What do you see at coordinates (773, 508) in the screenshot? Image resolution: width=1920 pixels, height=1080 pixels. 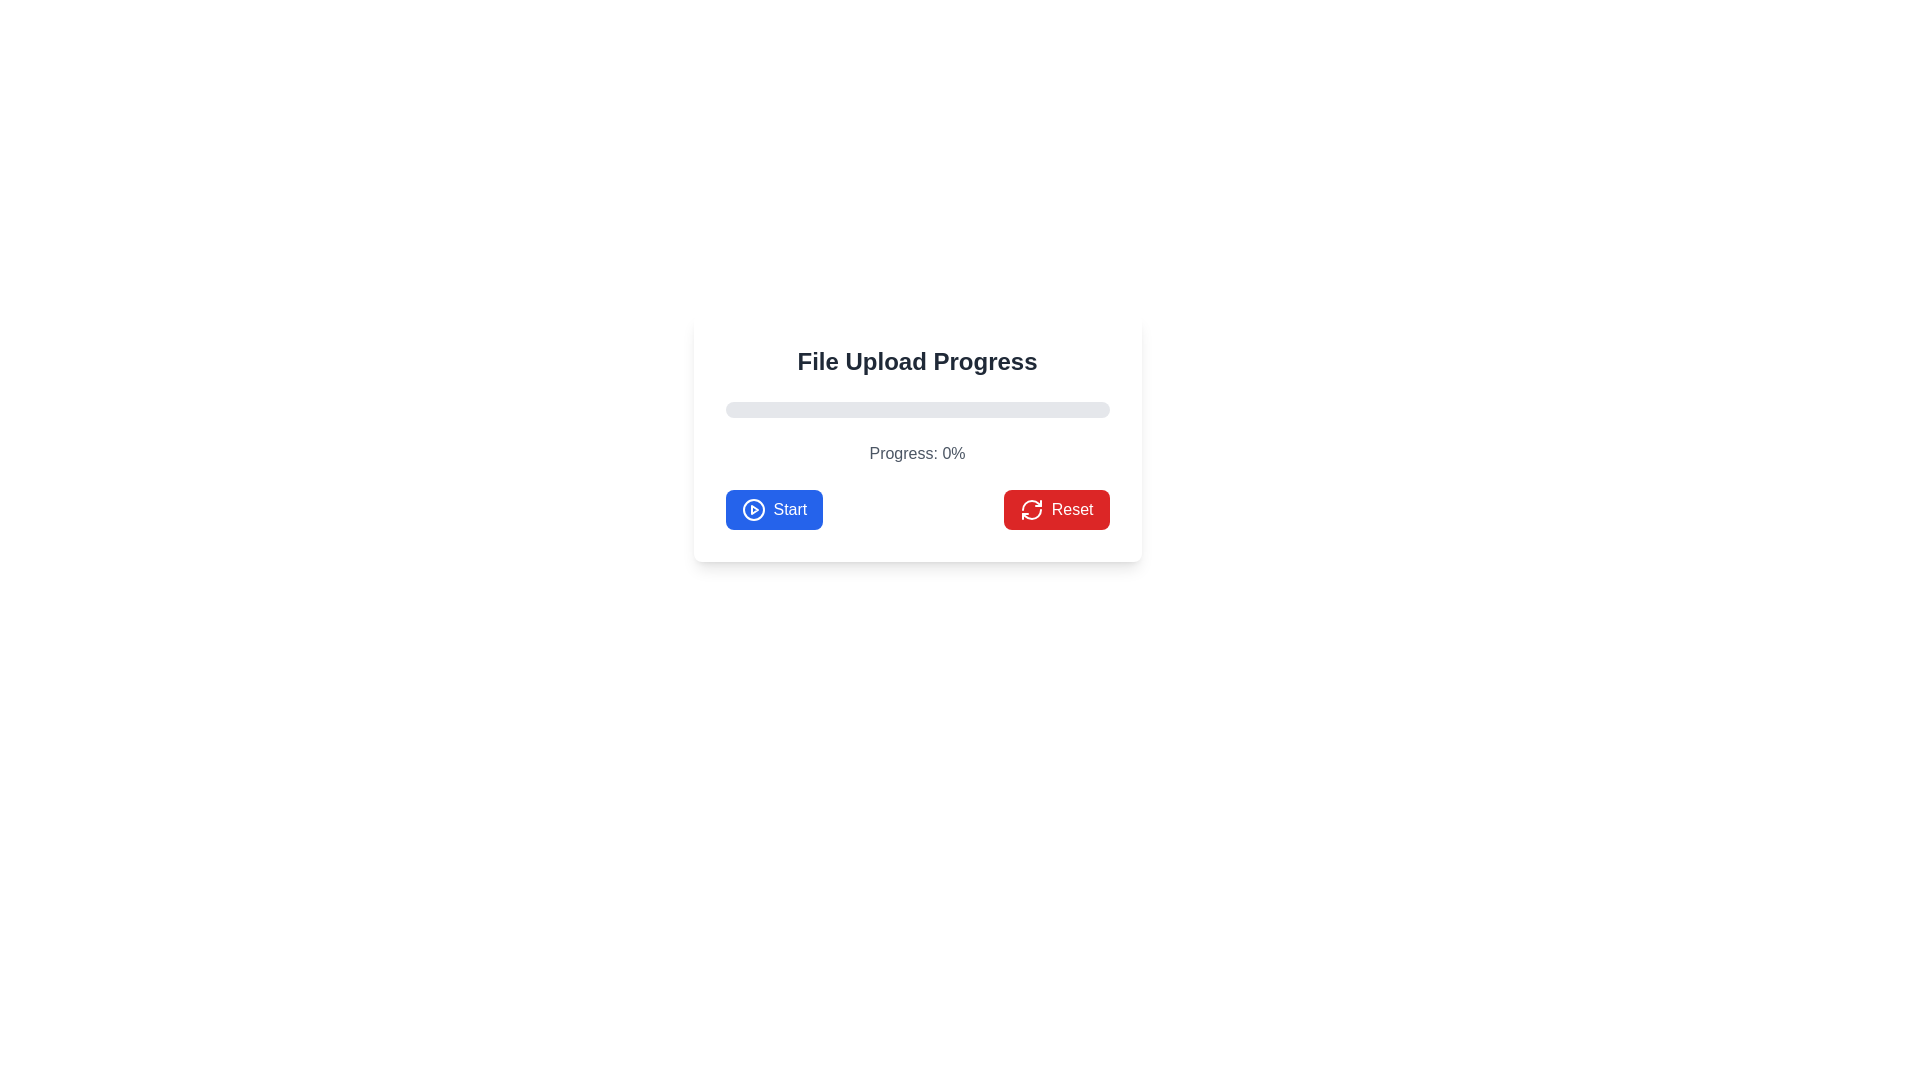 I see `the first button near the bottom center of the interface` at bounding box center [773, 508].